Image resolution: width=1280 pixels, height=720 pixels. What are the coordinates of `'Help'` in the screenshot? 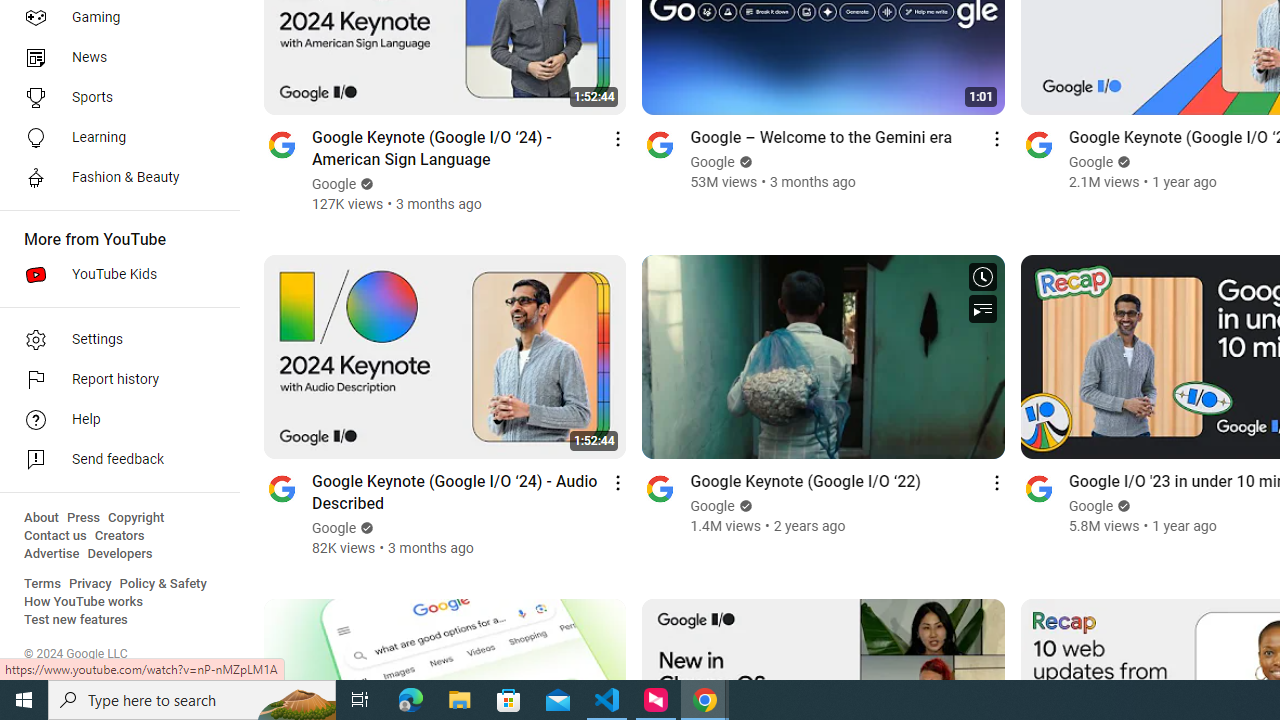 It's located at (112, 419).